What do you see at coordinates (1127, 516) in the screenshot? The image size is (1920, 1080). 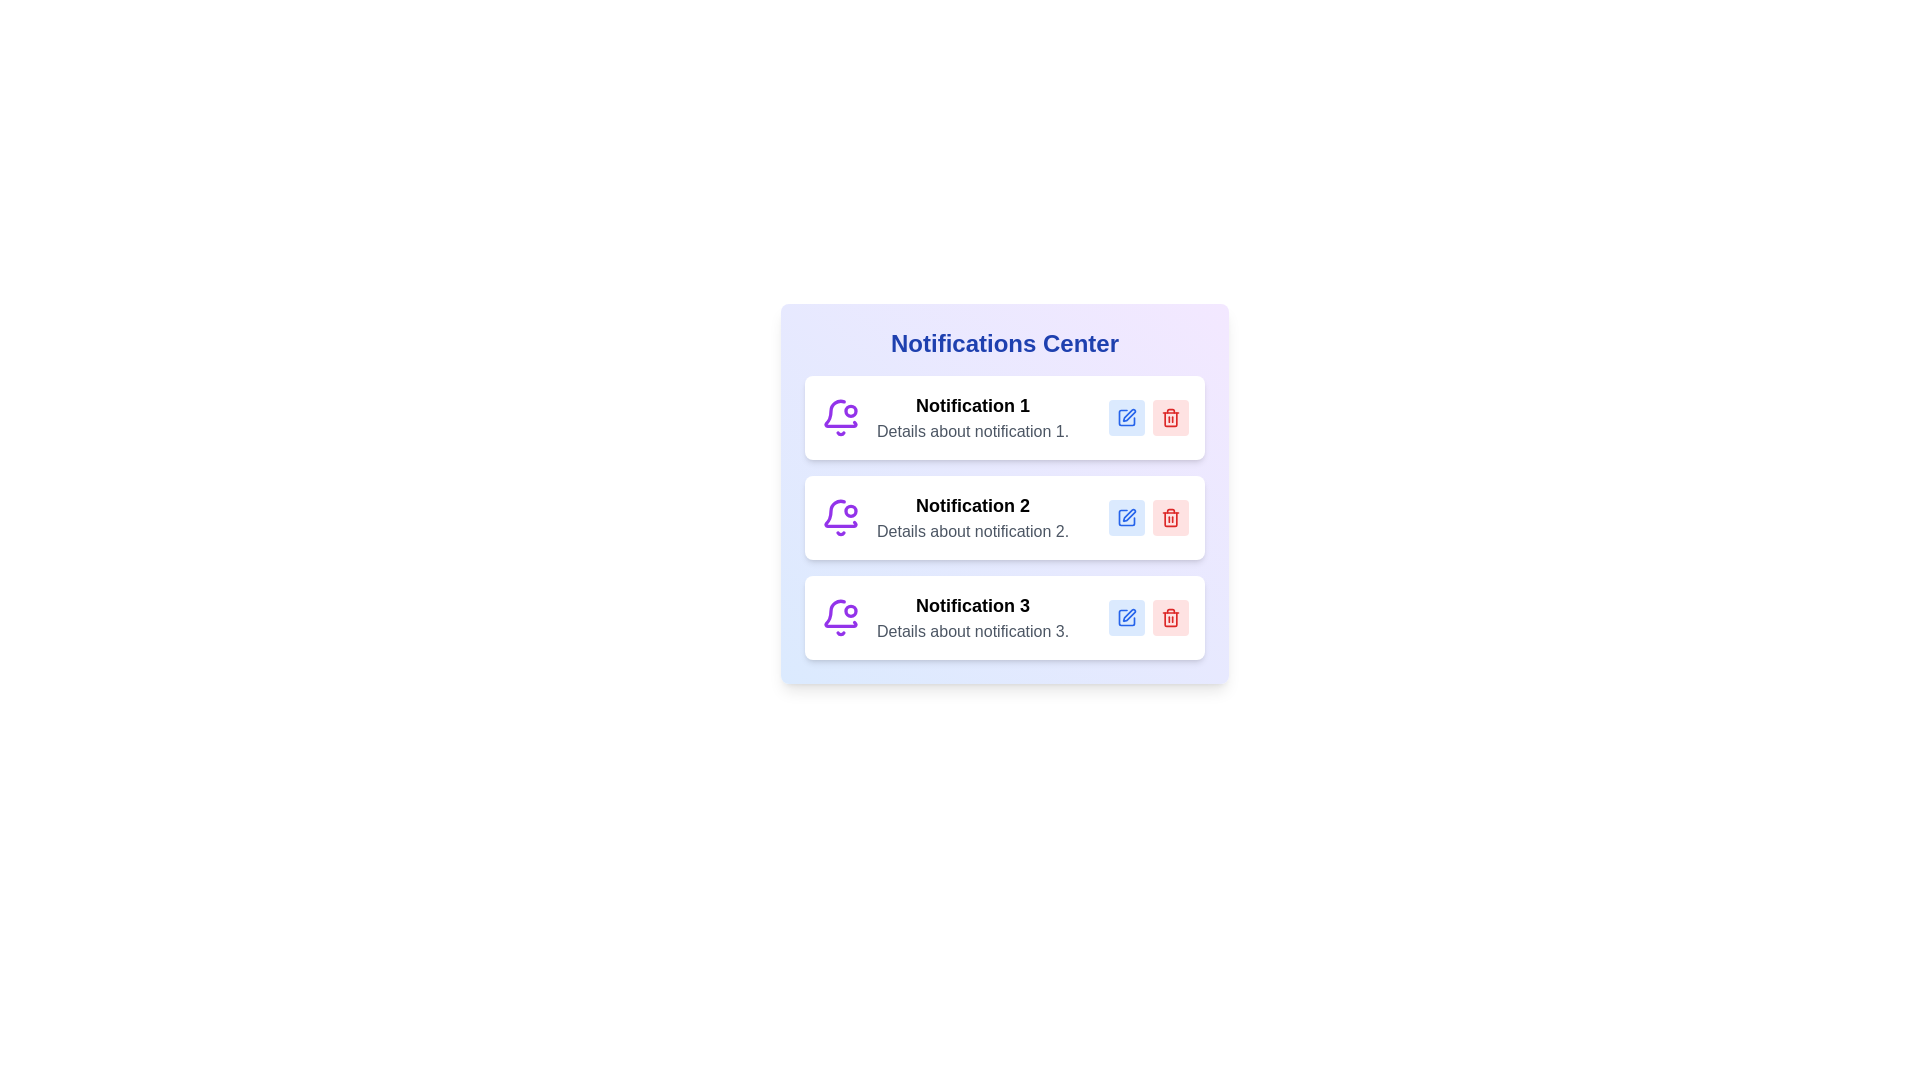 I see `the decorative or interactive edit icon located within the 'Notification 2' list item, positioned to the right of the notification text` at bounding box center [1127, 516].